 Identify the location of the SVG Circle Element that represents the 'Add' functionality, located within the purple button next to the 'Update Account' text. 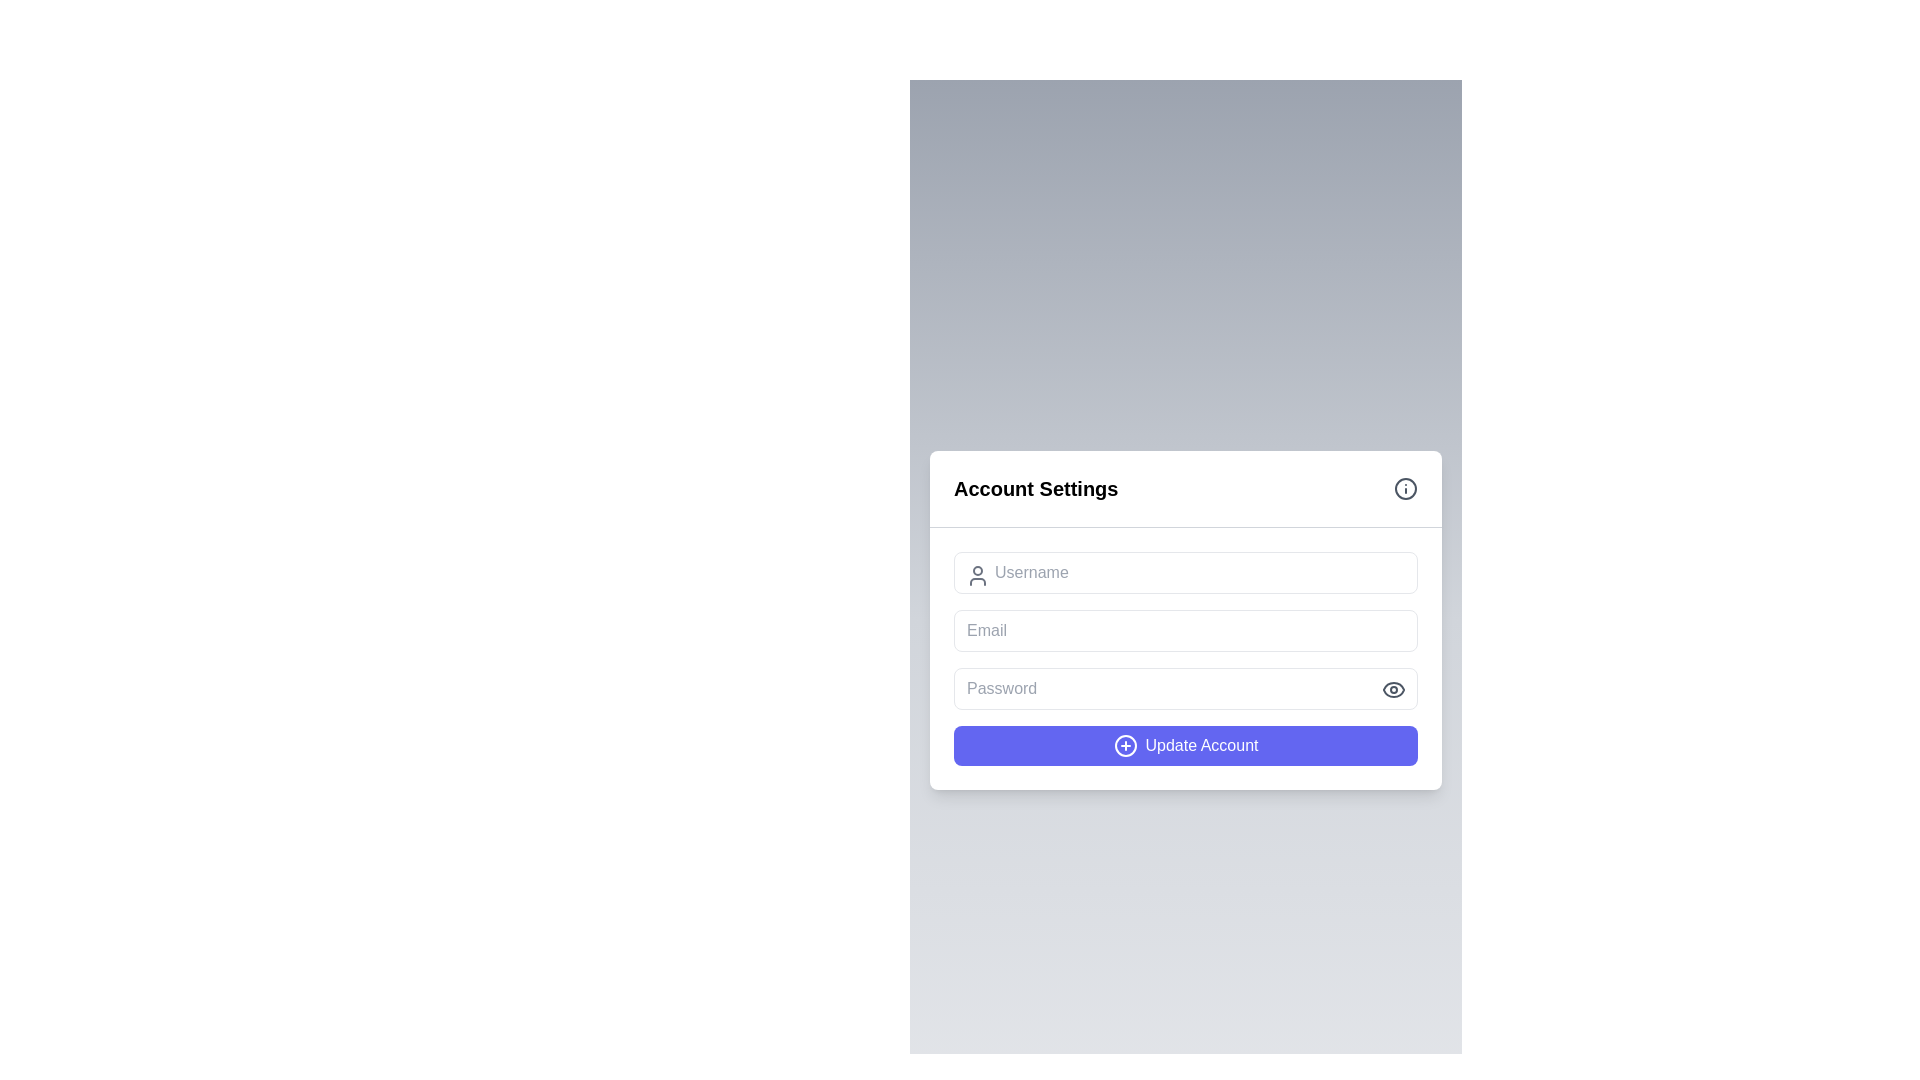
(1125, 745).